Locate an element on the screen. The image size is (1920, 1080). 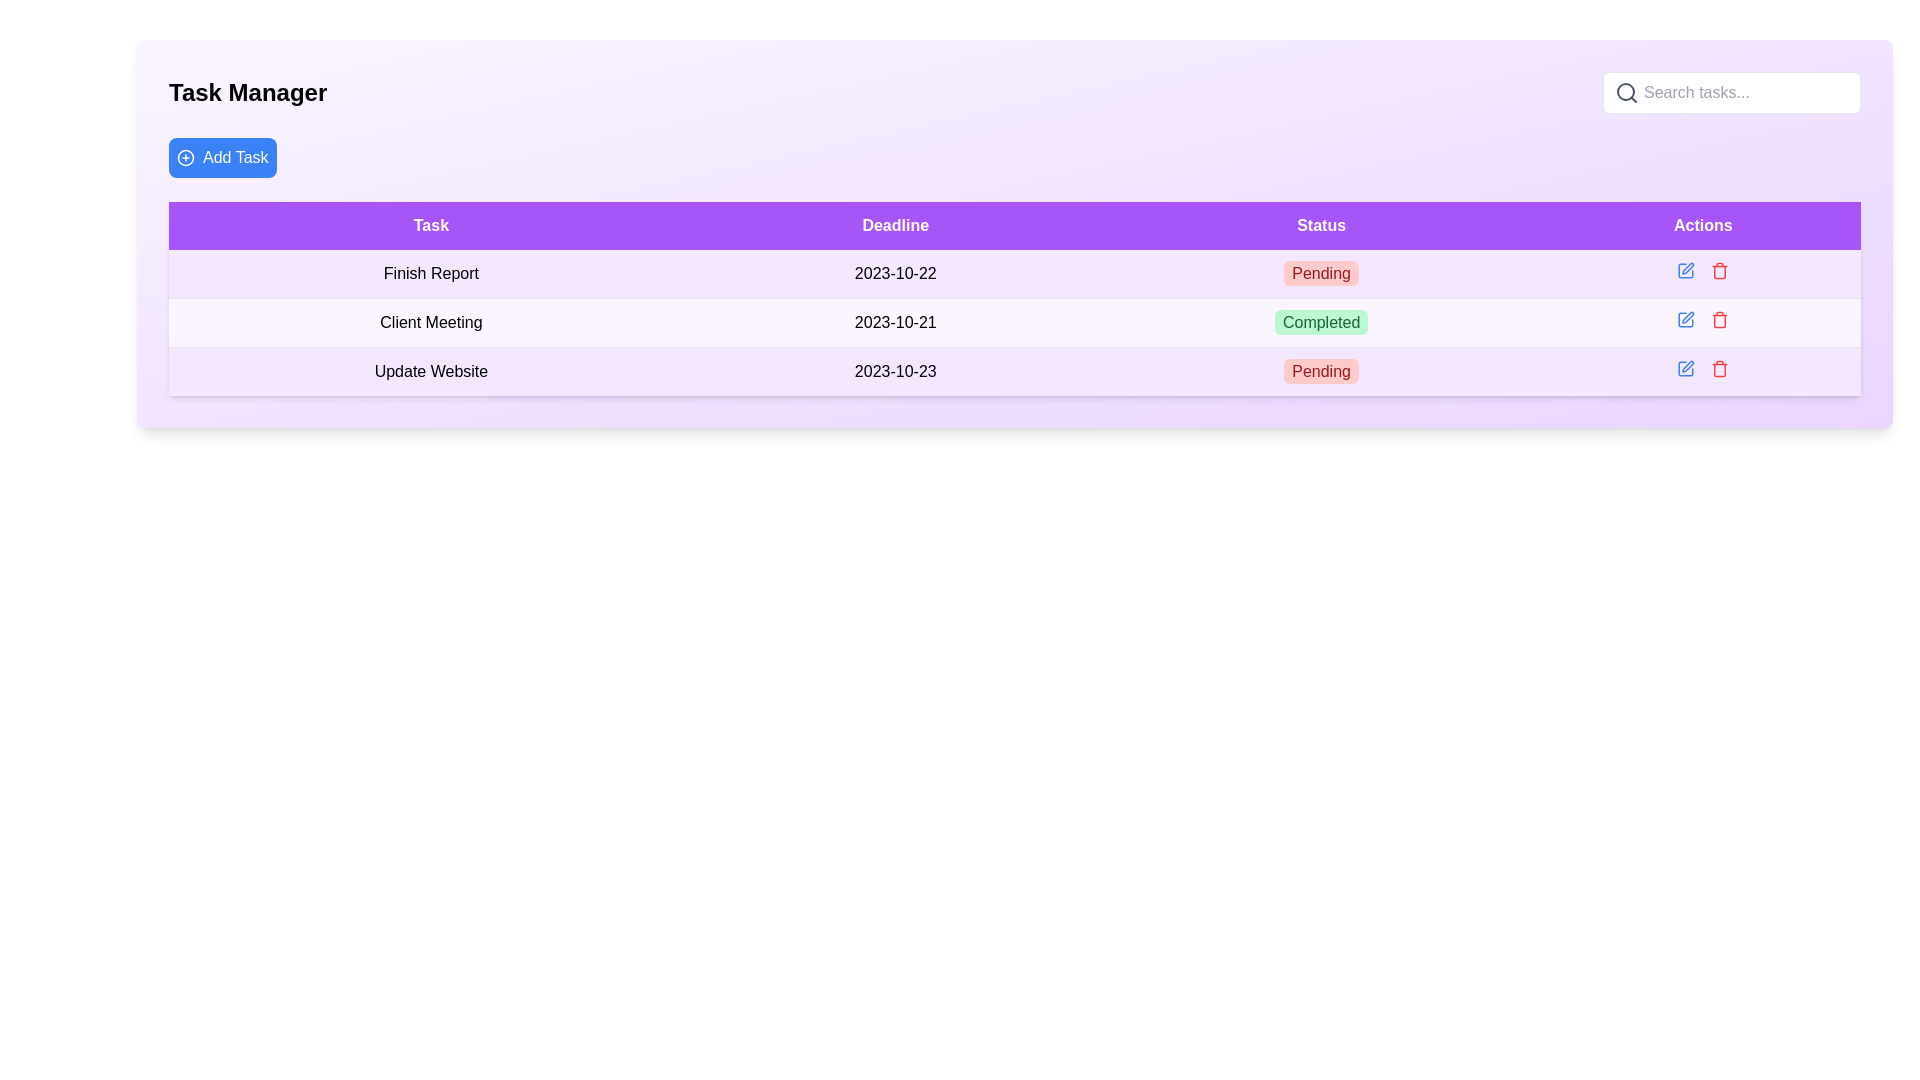
the search icon located at the top-right side of the search bar component, which serves as a visual indicator and activator for search operations is located at coordinates (1627, 92).